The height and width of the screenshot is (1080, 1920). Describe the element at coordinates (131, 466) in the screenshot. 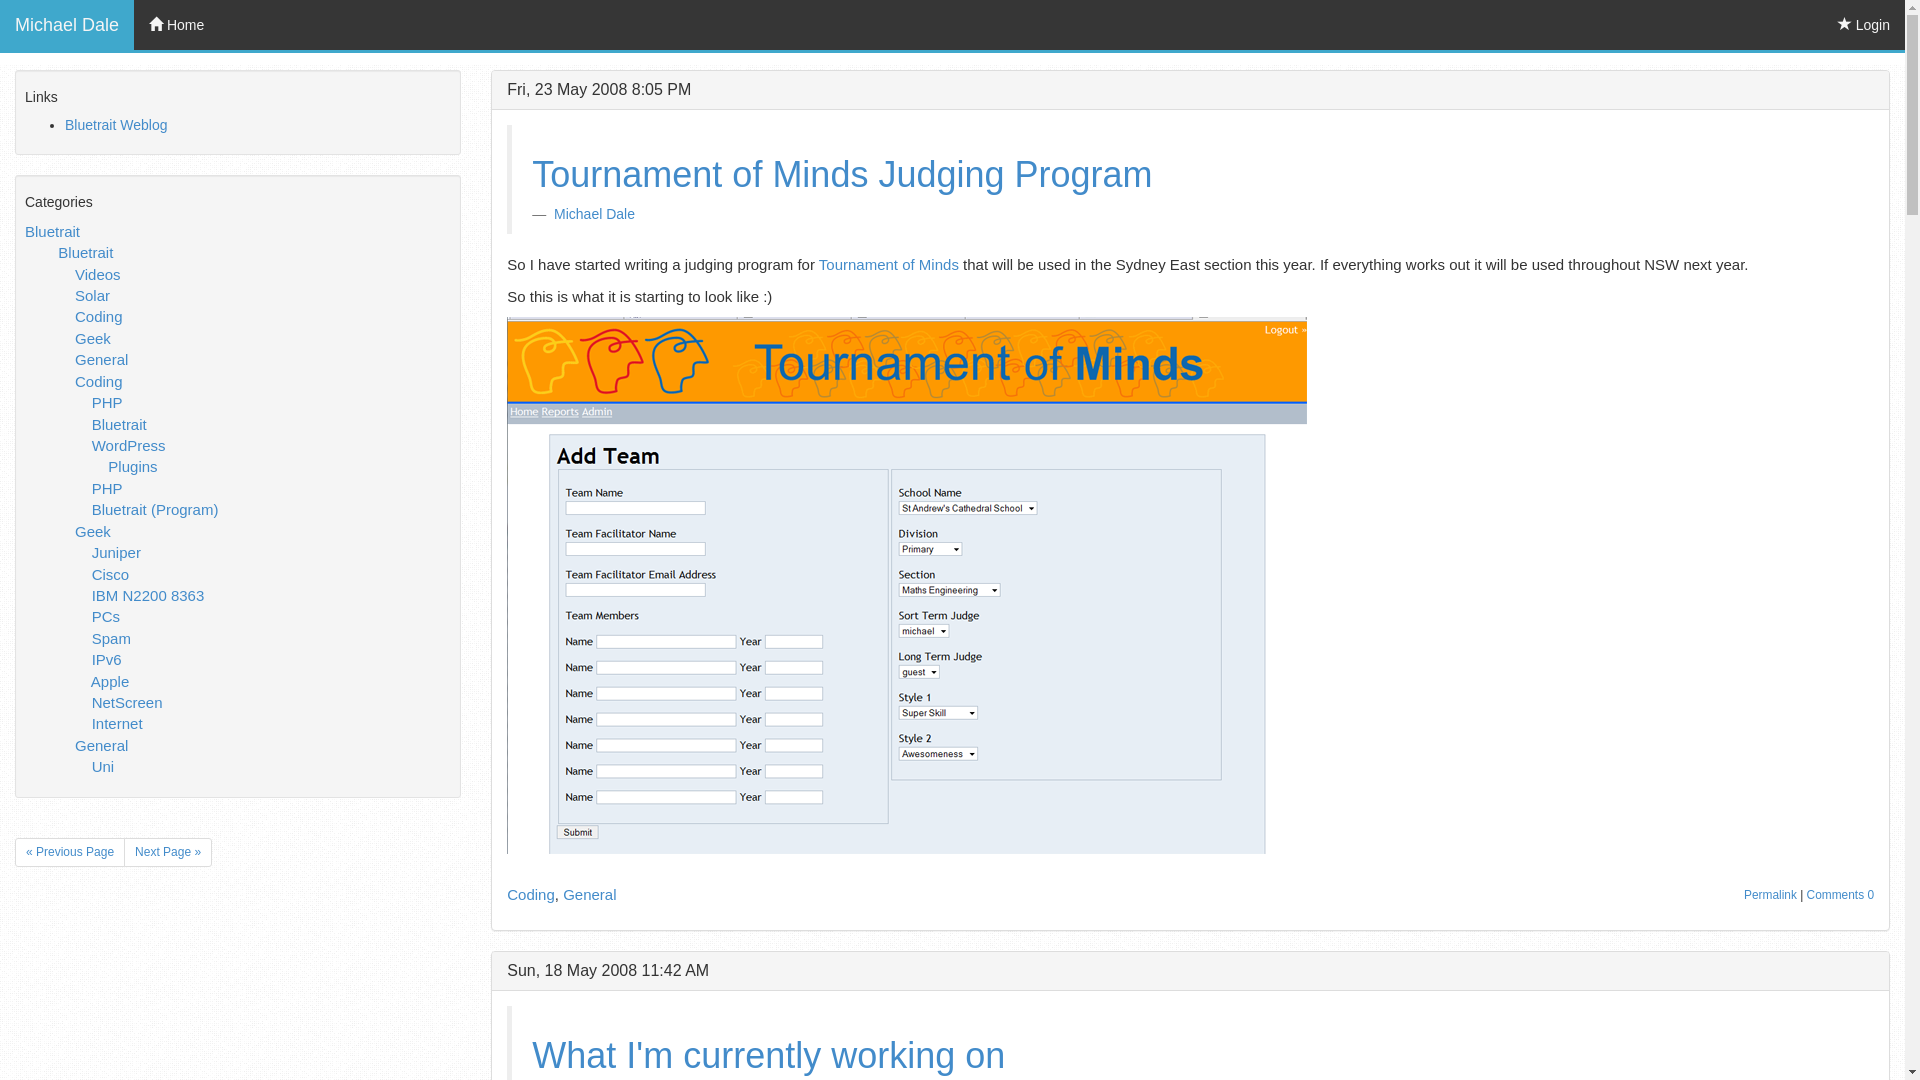

I see `'Plugins'` at that location.